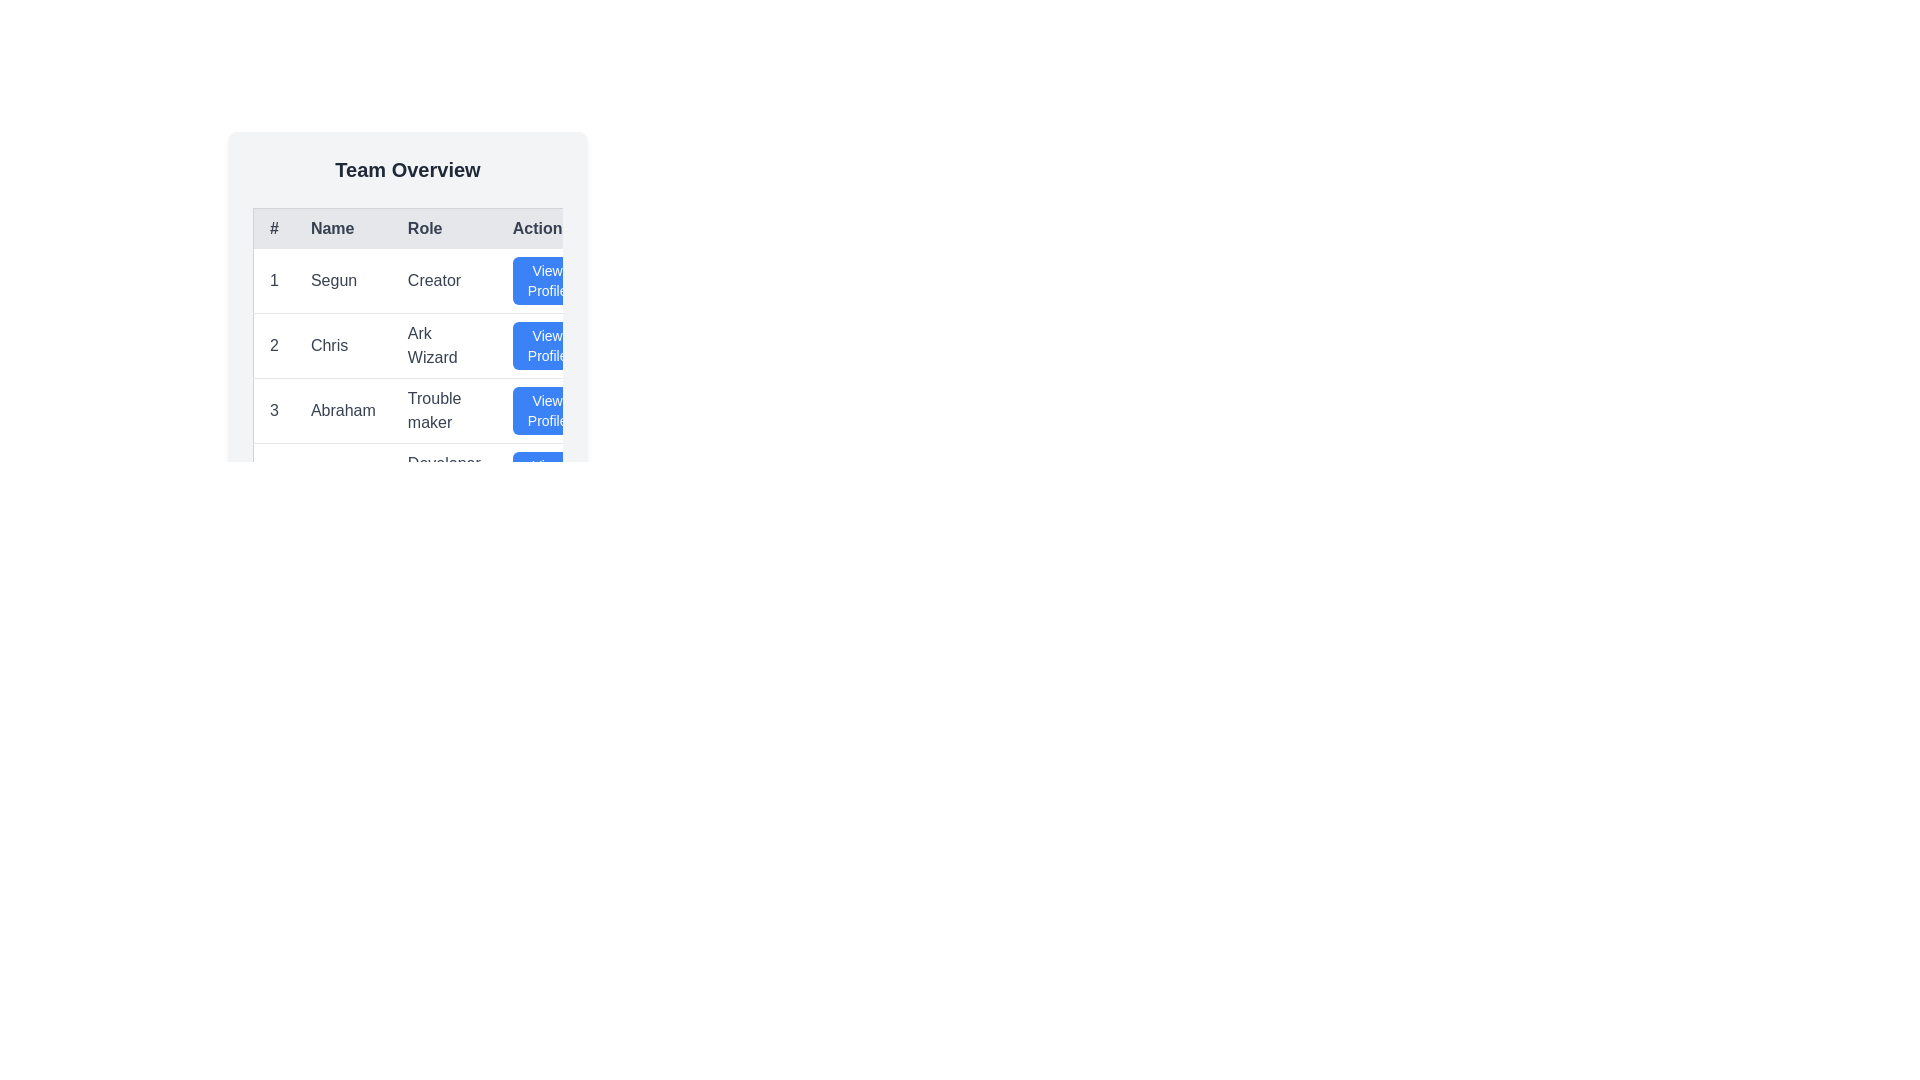 The height and width of the screenshot is (1080, 1920). What do you see at coordinates (343, 227) in the screenshot?
I see `the Text Label that serves as a column header for names in the table, located in the second cell of the header row, between the '#' and 'Role' headers` at bounding box center [343, 227].